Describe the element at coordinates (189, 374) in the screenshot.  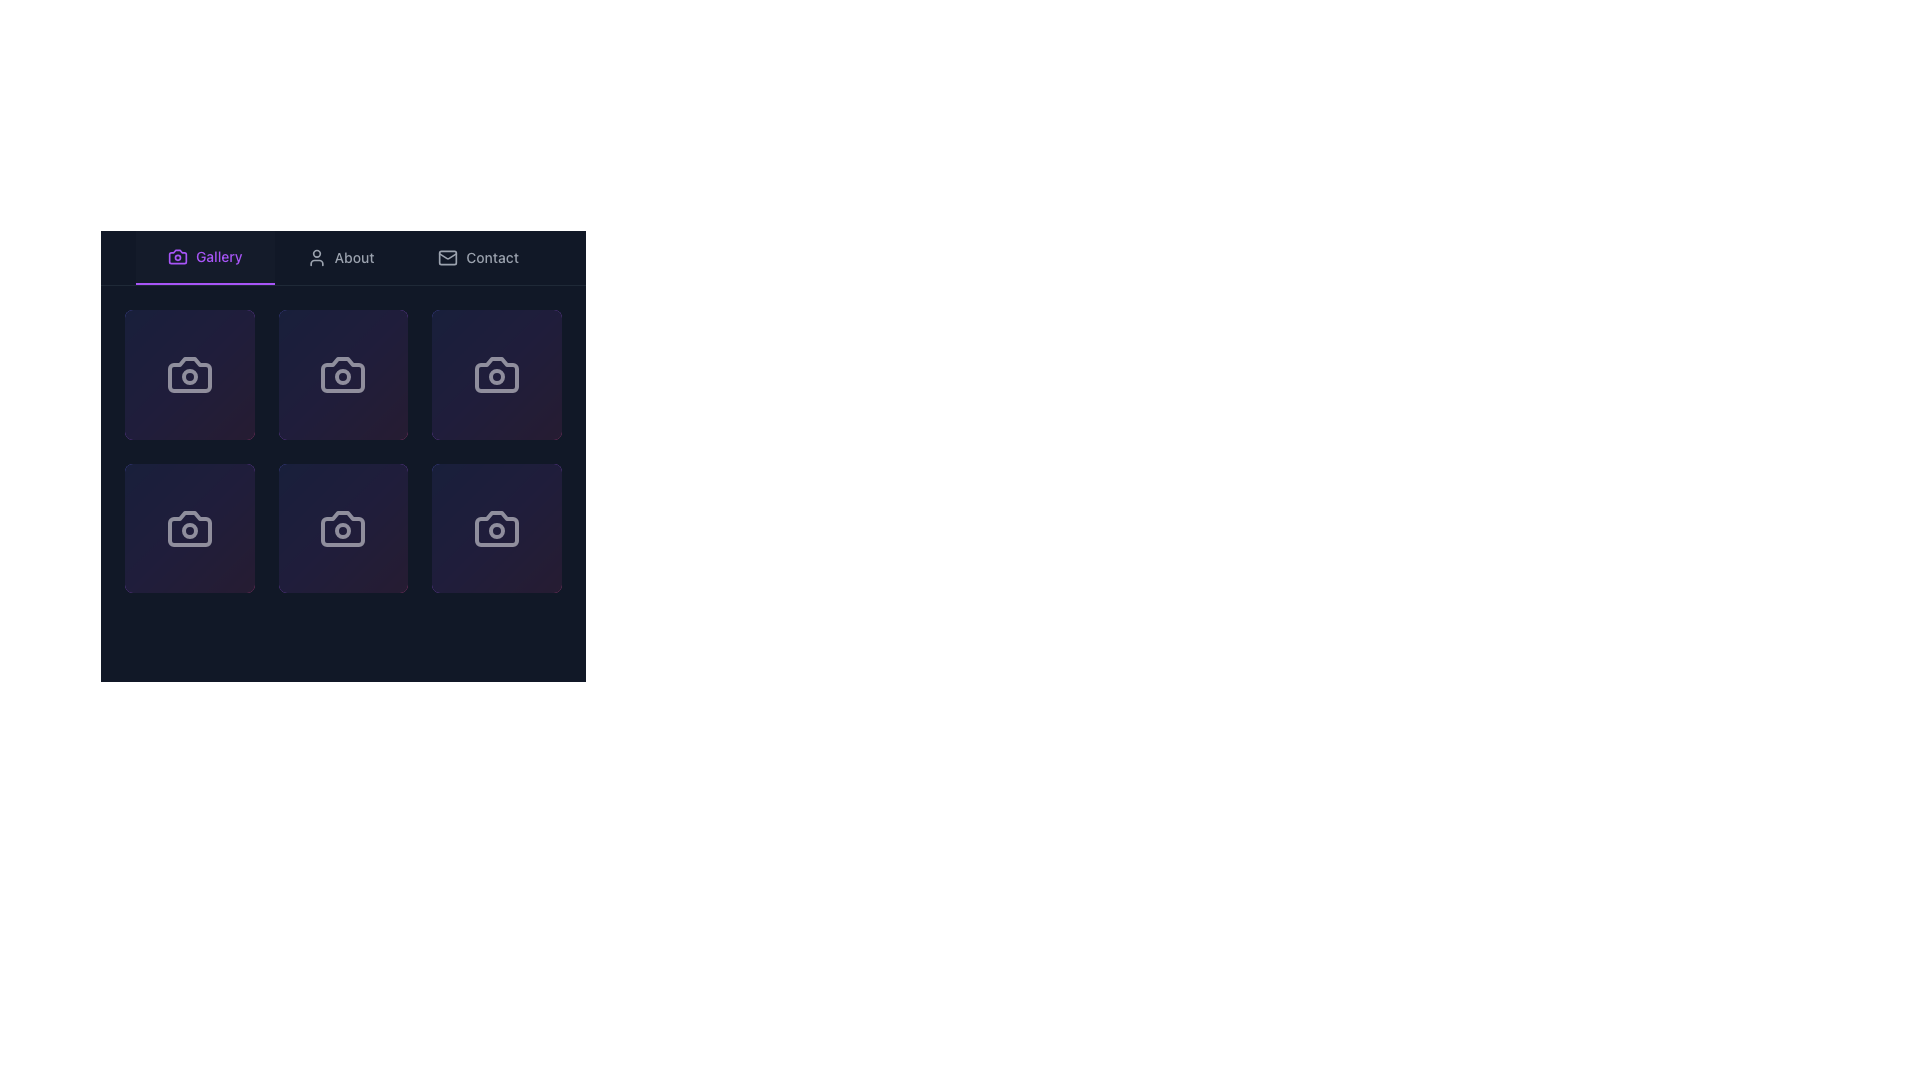
I see `the button or icon element located in the top-left of the grid under the 'Gallery' navigation item` at that location.